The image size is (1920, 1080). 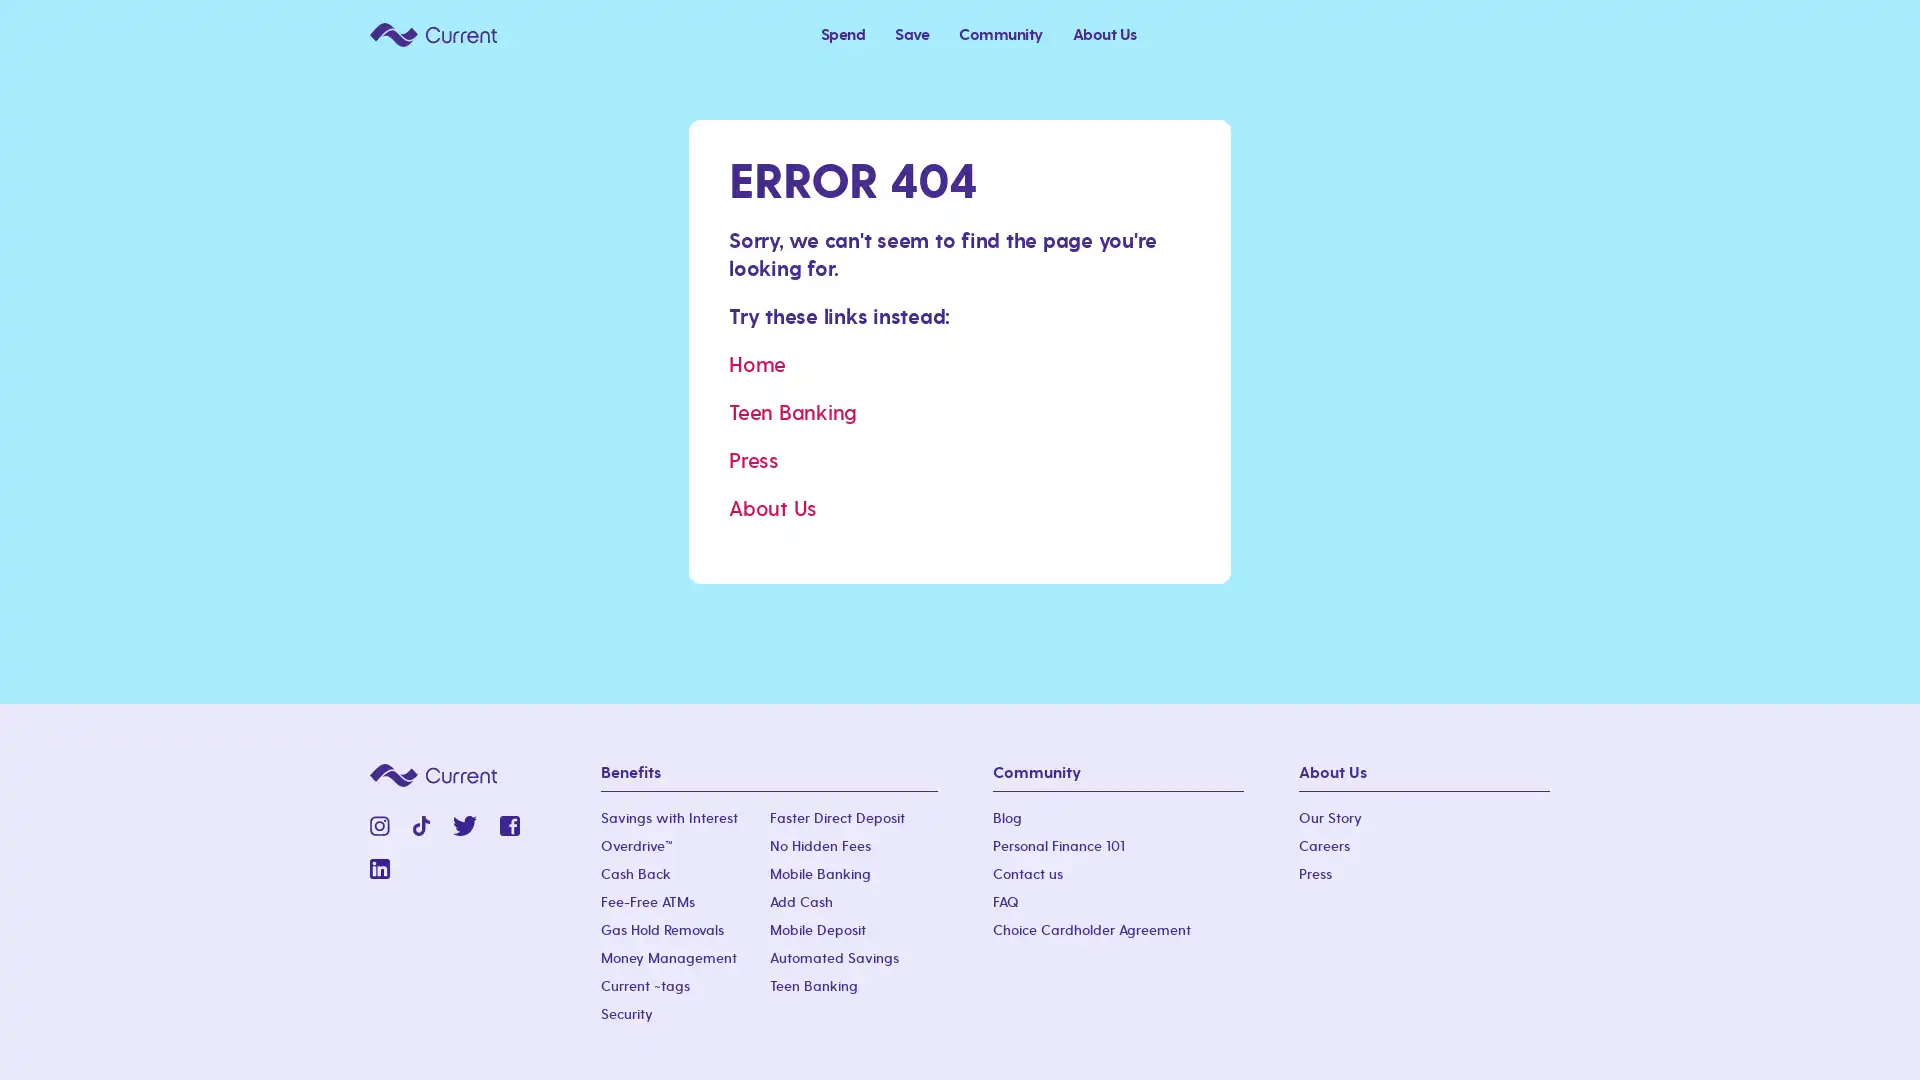 What do you see at coordinates (833, 958) in the screenshot?
I see `Automated Savings` at bounding box center [833, 958].